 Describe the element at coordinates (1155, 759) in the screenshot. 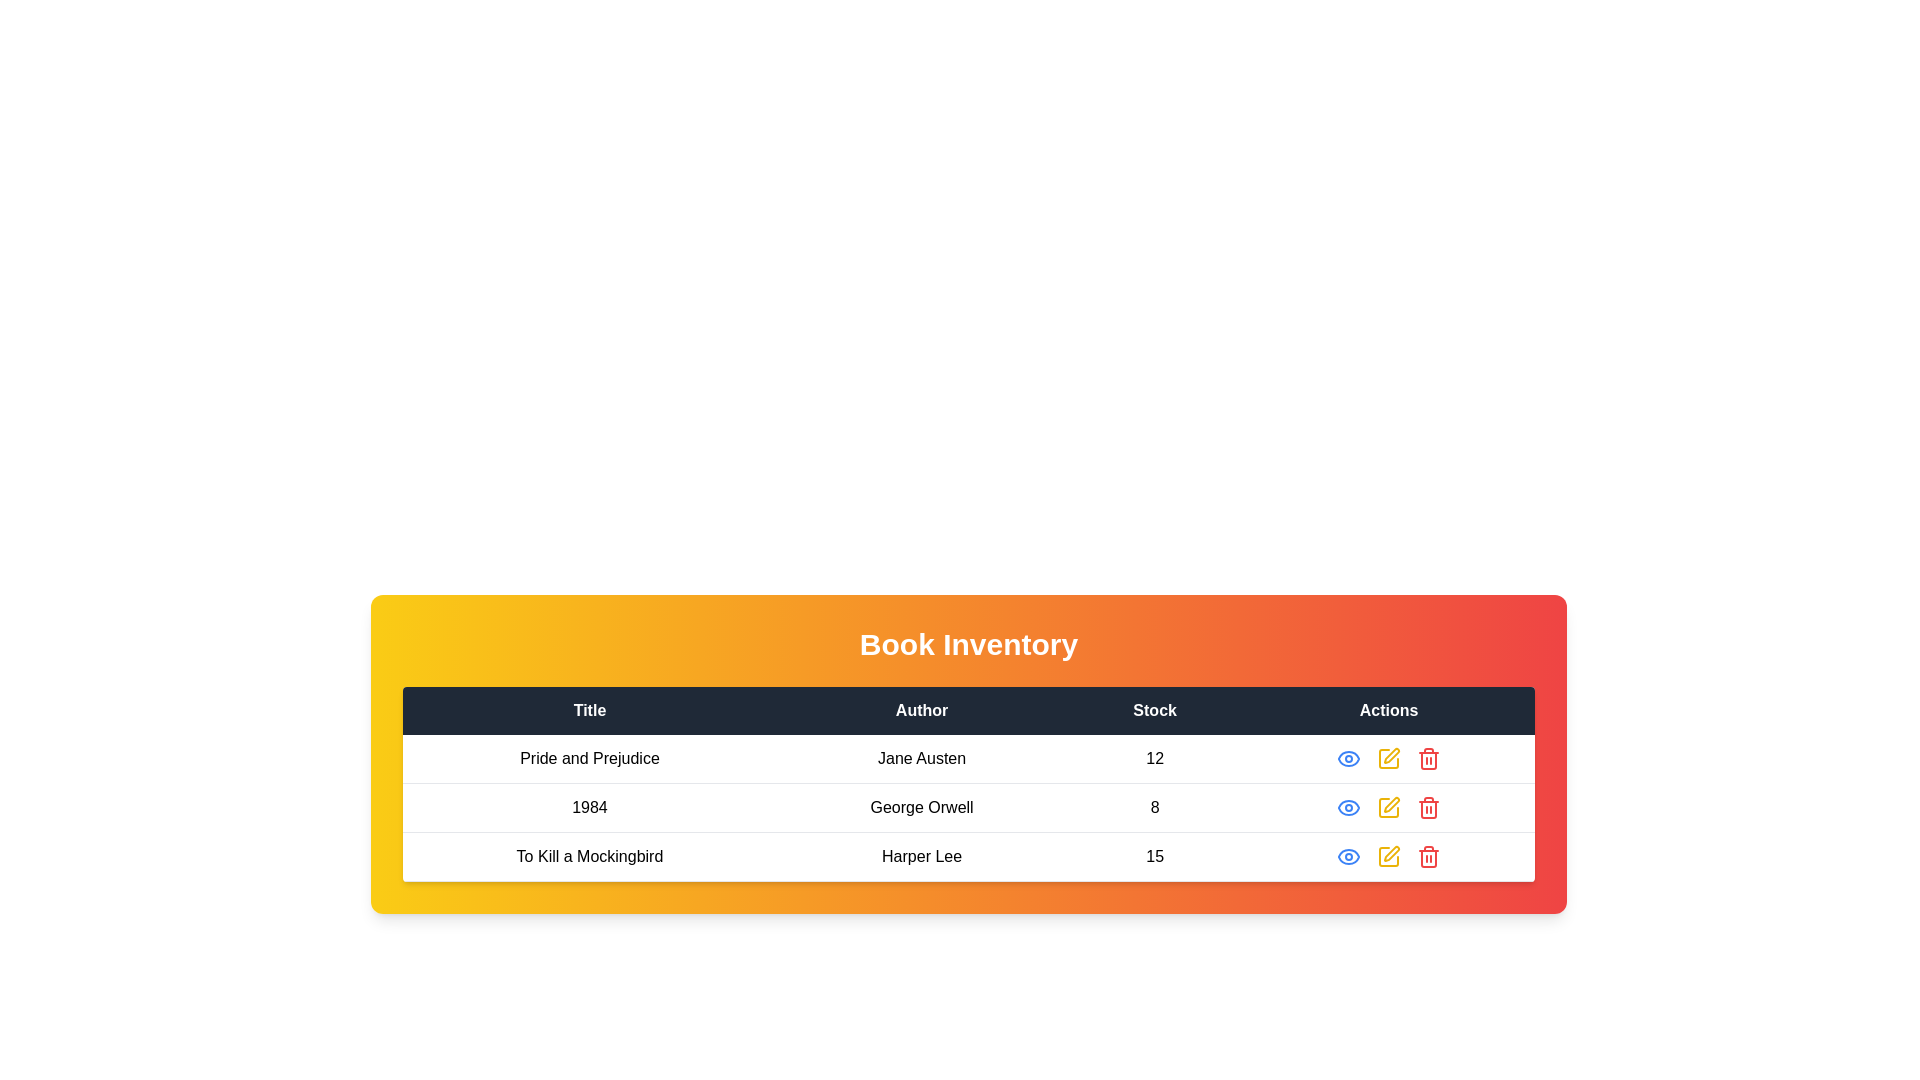

I see `the text display field that shows the stock quantity for the book 'Pride and Prejudice' by Jane Austen, located in the third column of the first data row under the 'Stock' header` at that location.